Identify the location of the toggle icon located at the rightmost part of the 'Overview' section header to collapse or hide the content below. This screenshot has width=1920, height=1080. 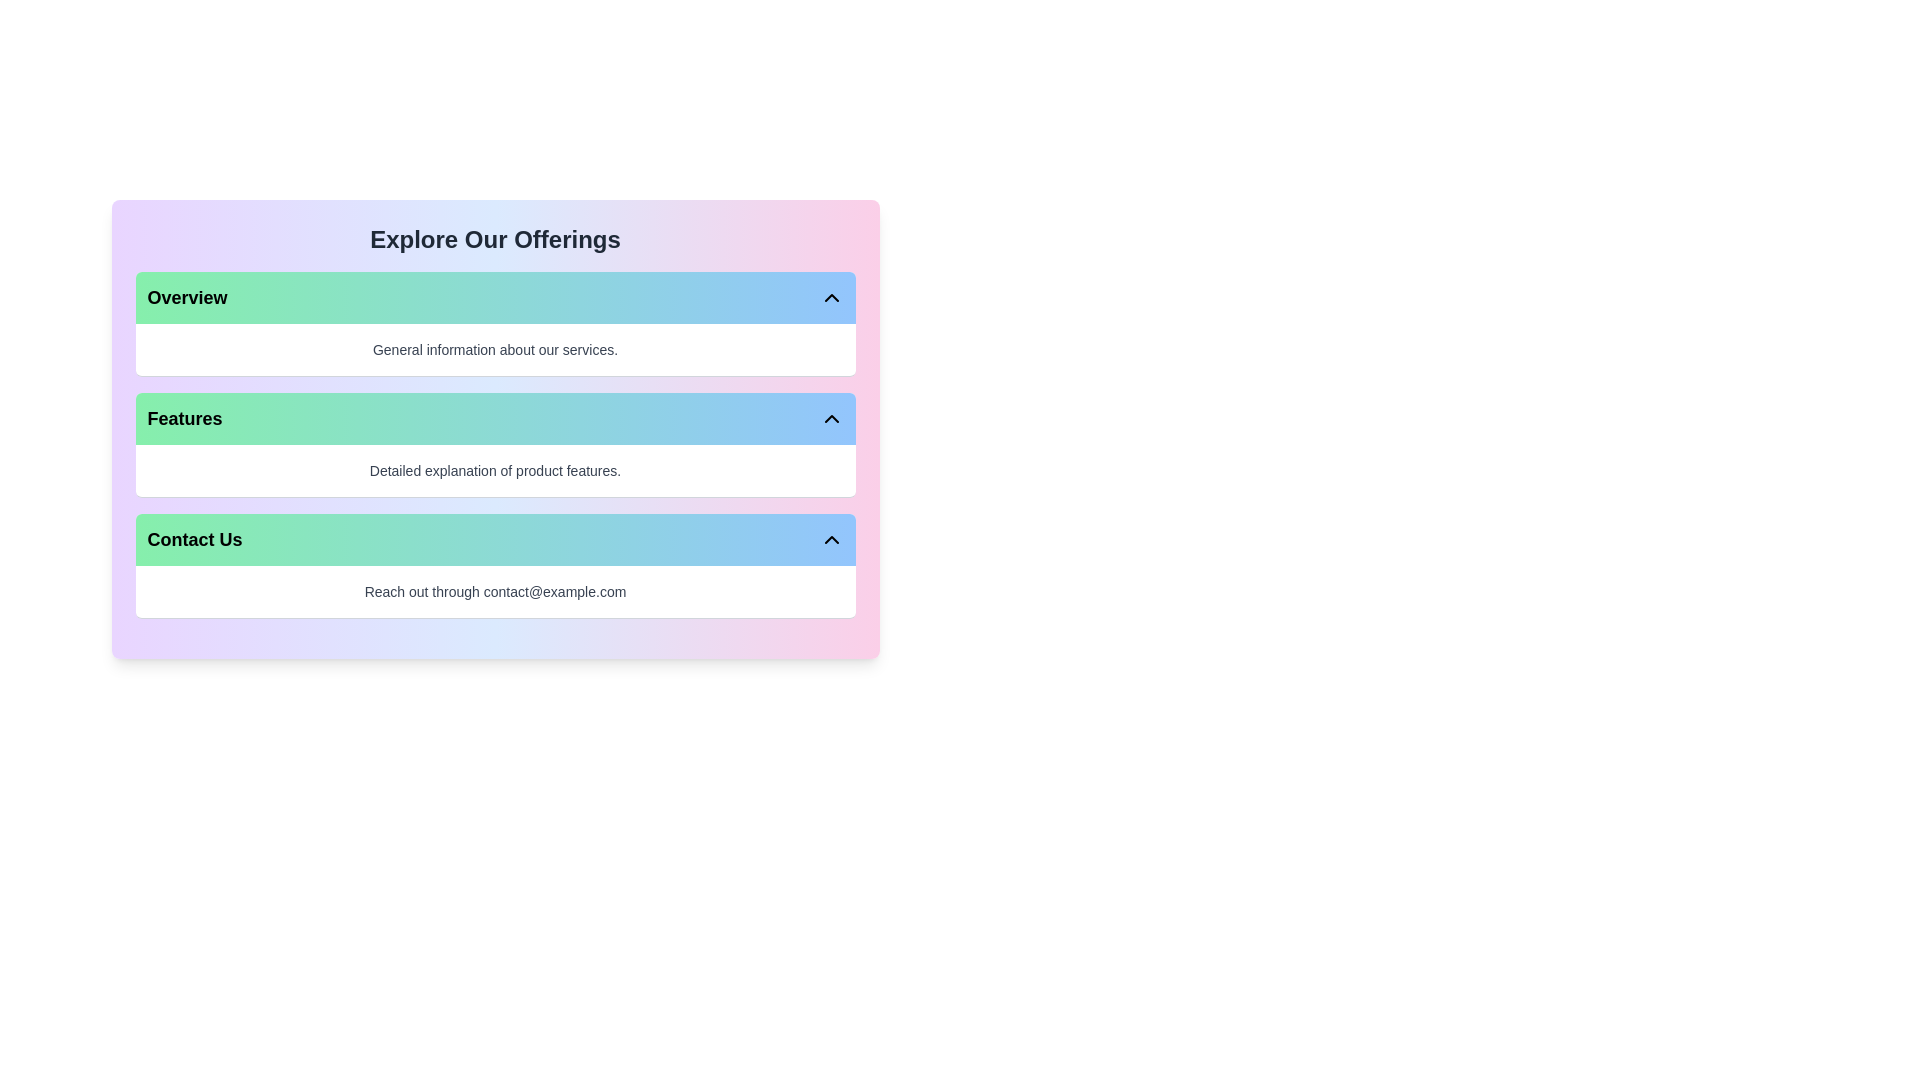
(831, 297).